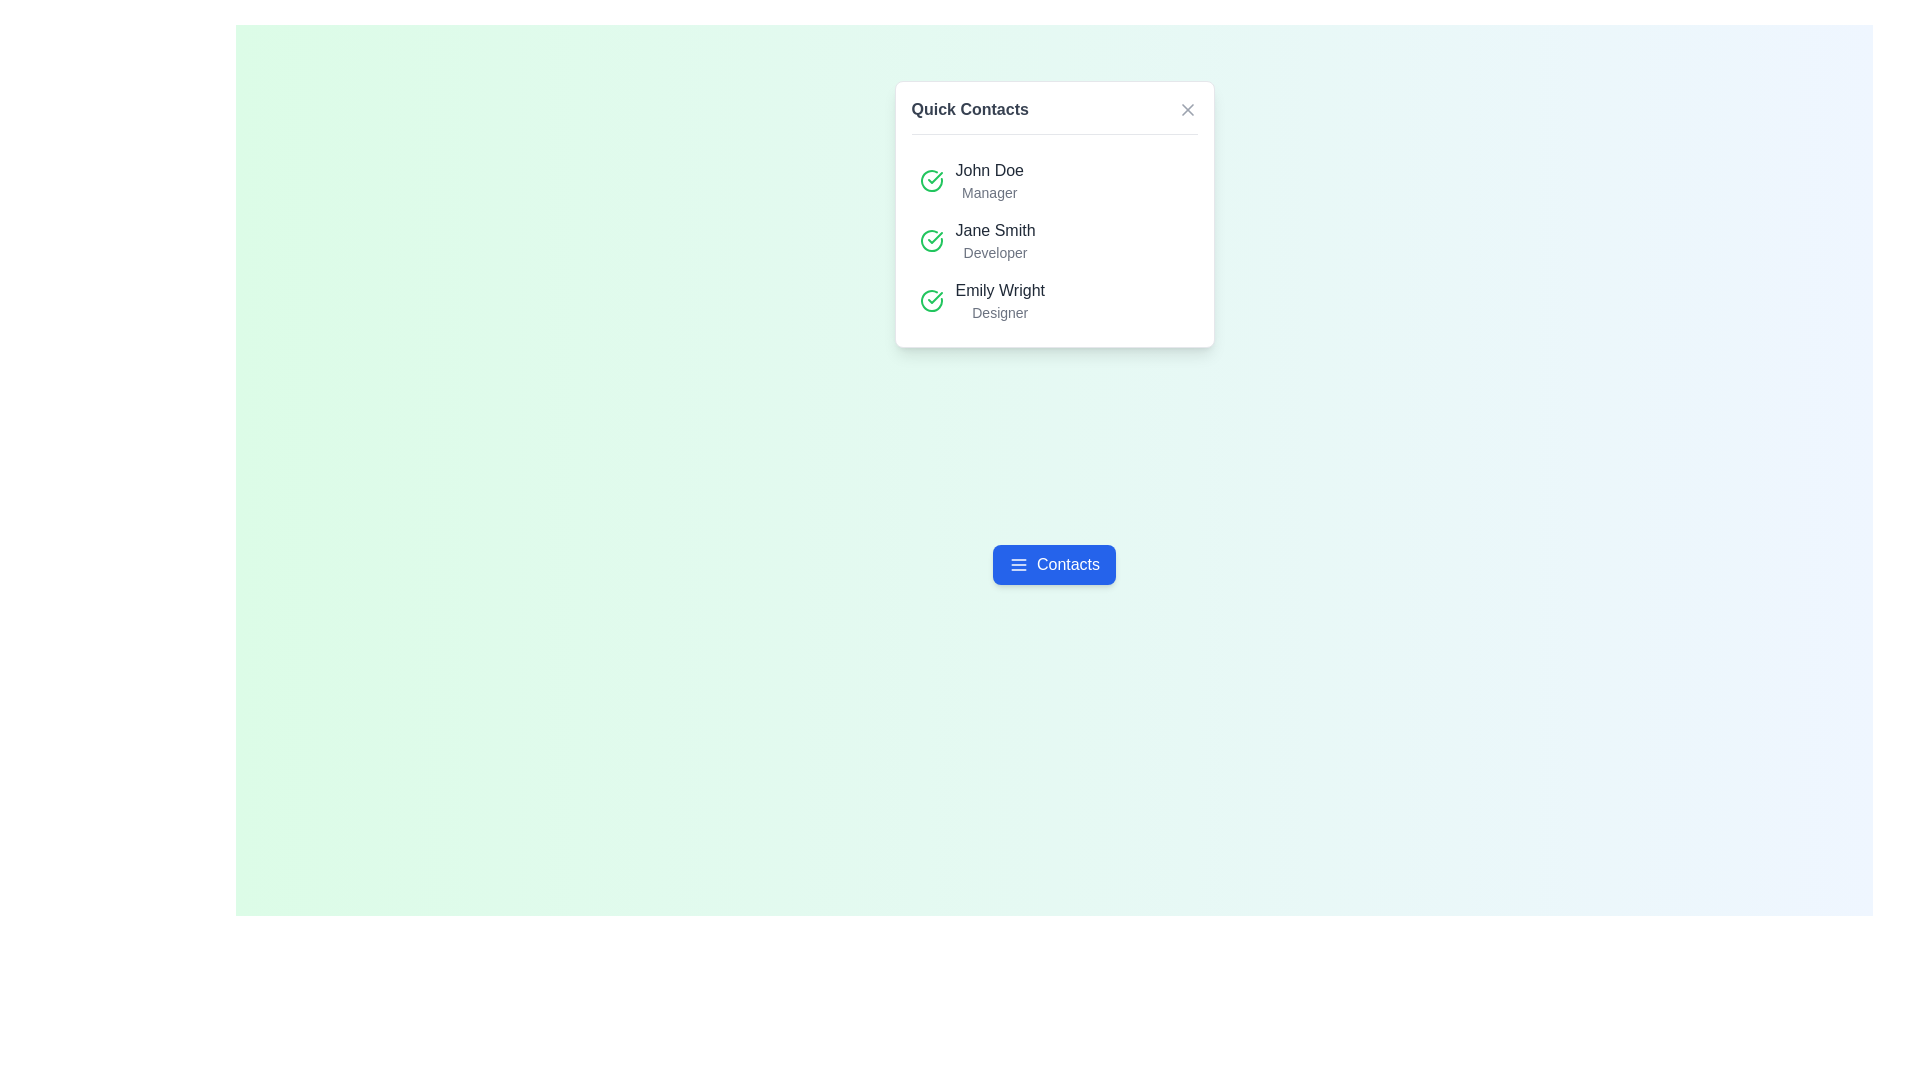 This screenshot has height=1080, width=1920. I want to click on the text label displaying the name of a contact in the 'Quick Contacts' section, which is the first entry in the list and appears above the 'Manager' label, so click(989, 169).